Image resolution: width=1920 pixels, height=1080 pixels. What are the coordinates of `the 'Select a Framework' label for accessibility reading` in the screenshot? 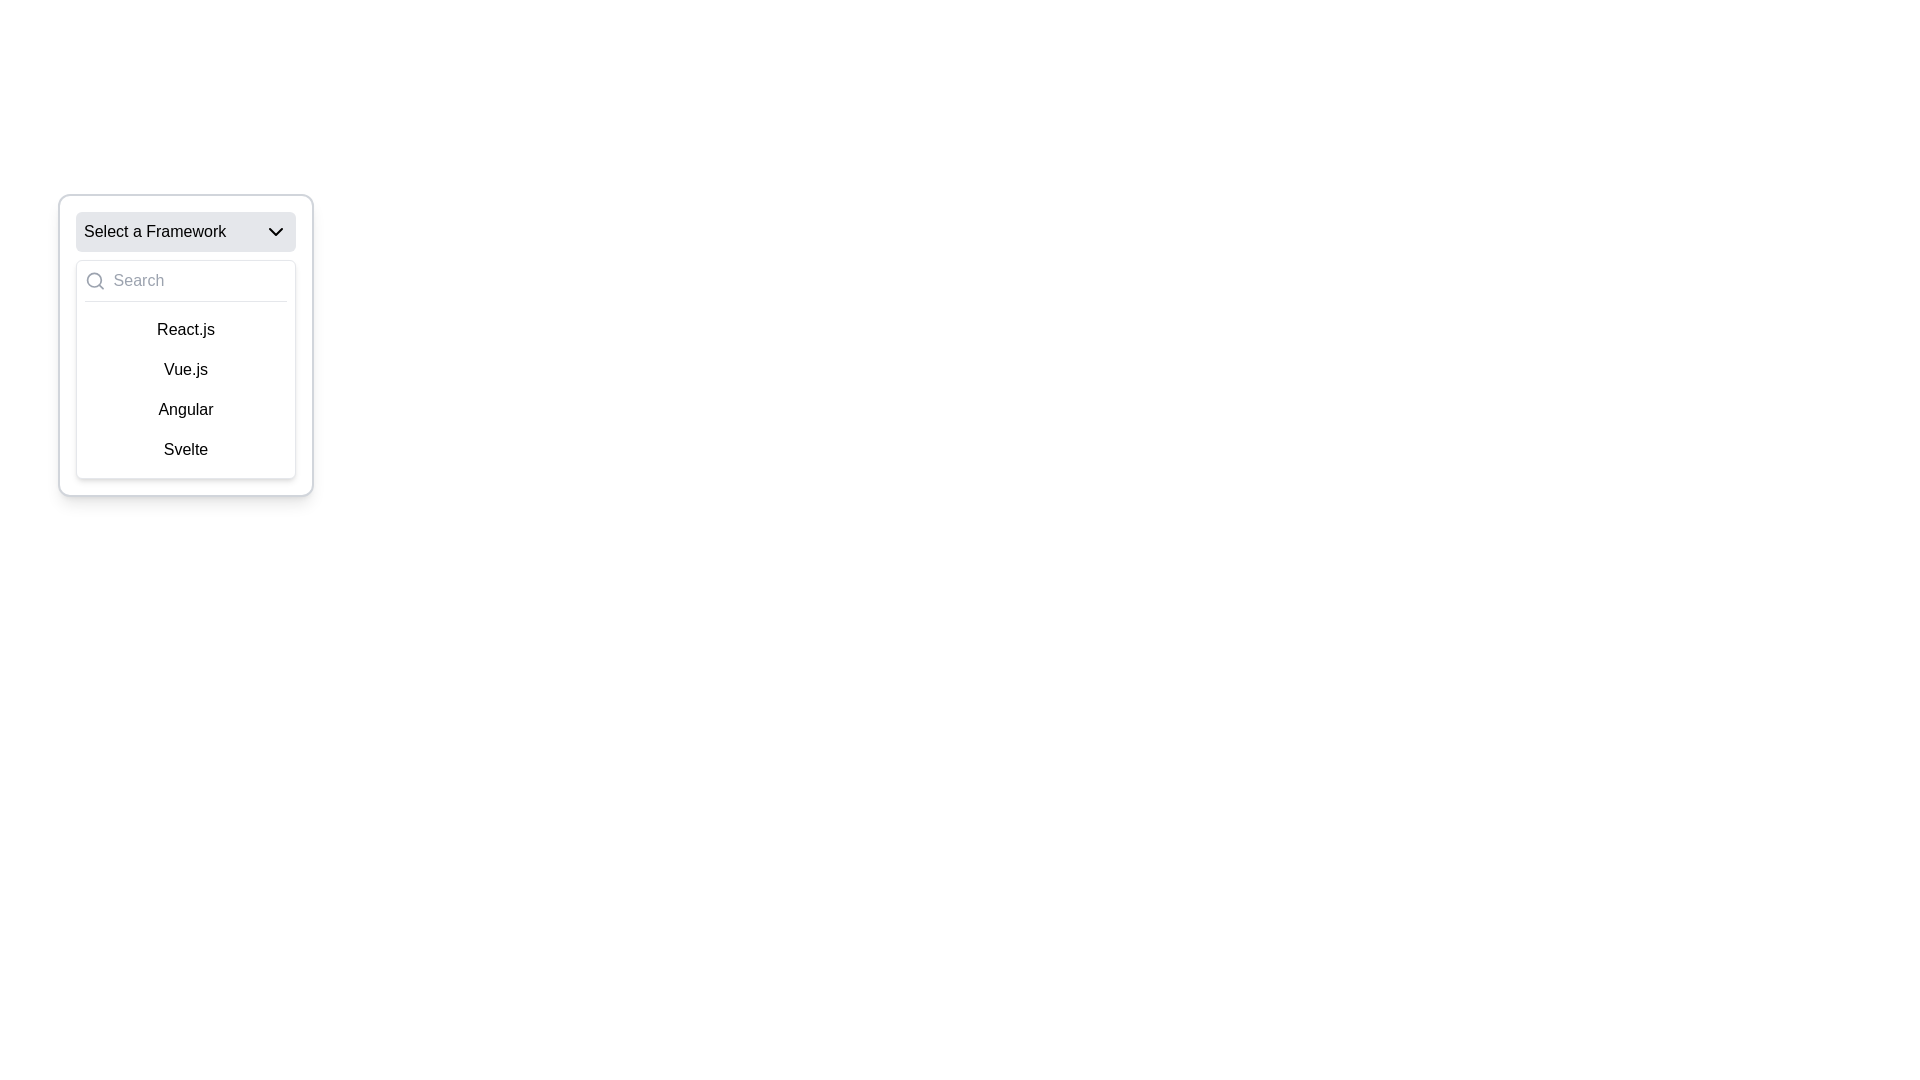 It's located at (154, 230).